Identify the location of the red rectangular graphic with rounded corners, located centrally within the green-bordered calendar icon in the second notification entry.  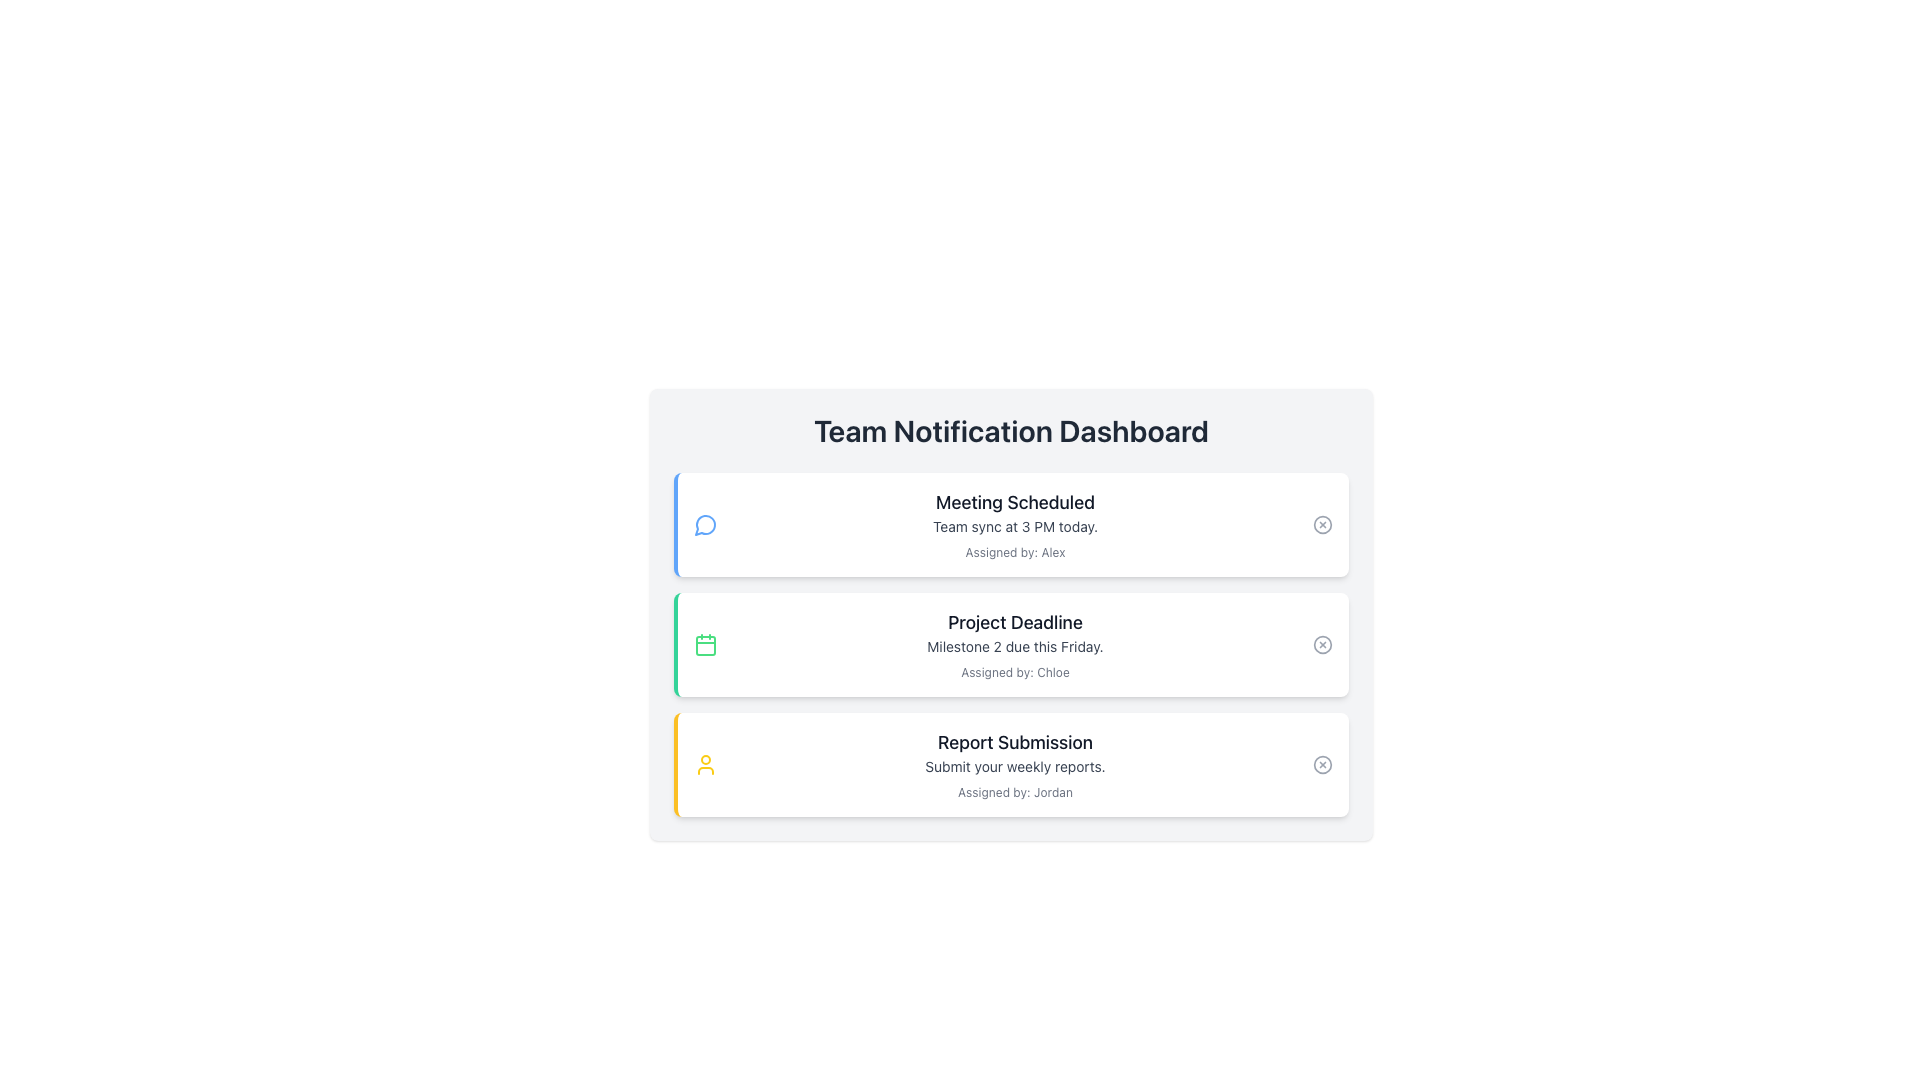
(705, 645).